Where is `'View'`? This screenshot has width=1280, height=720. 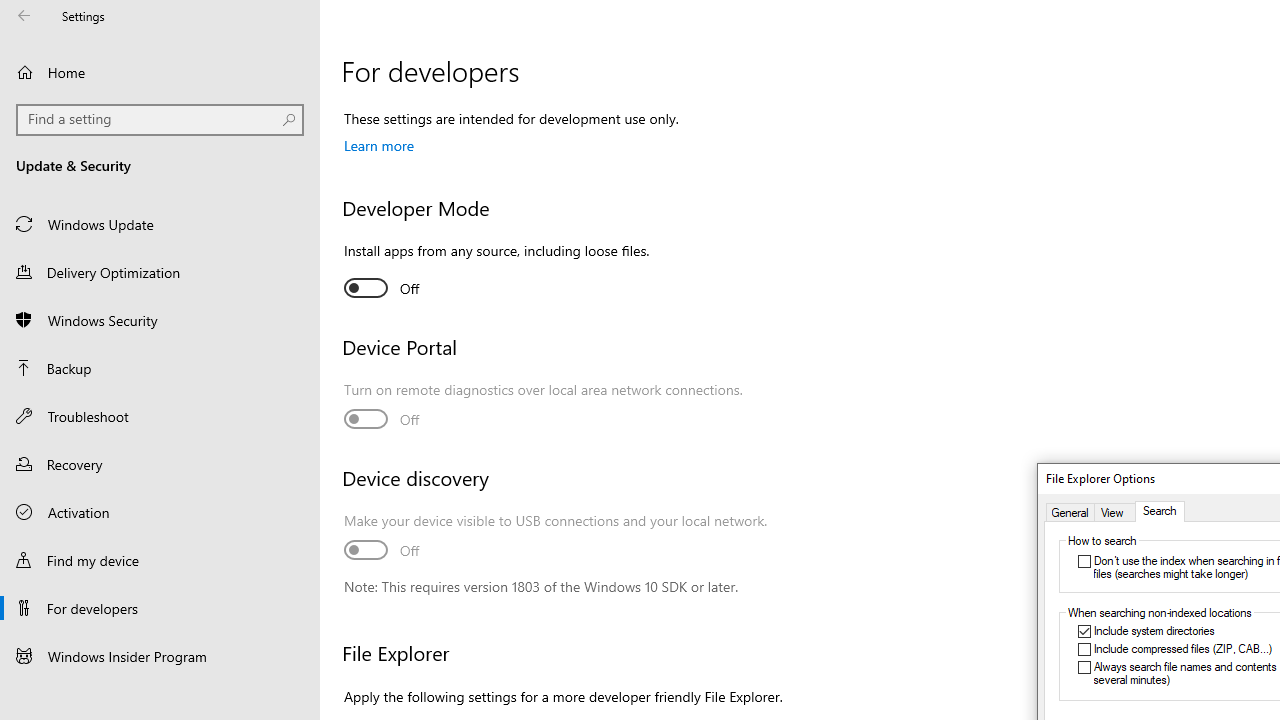
'View' is located at coordinates (1114, 511).